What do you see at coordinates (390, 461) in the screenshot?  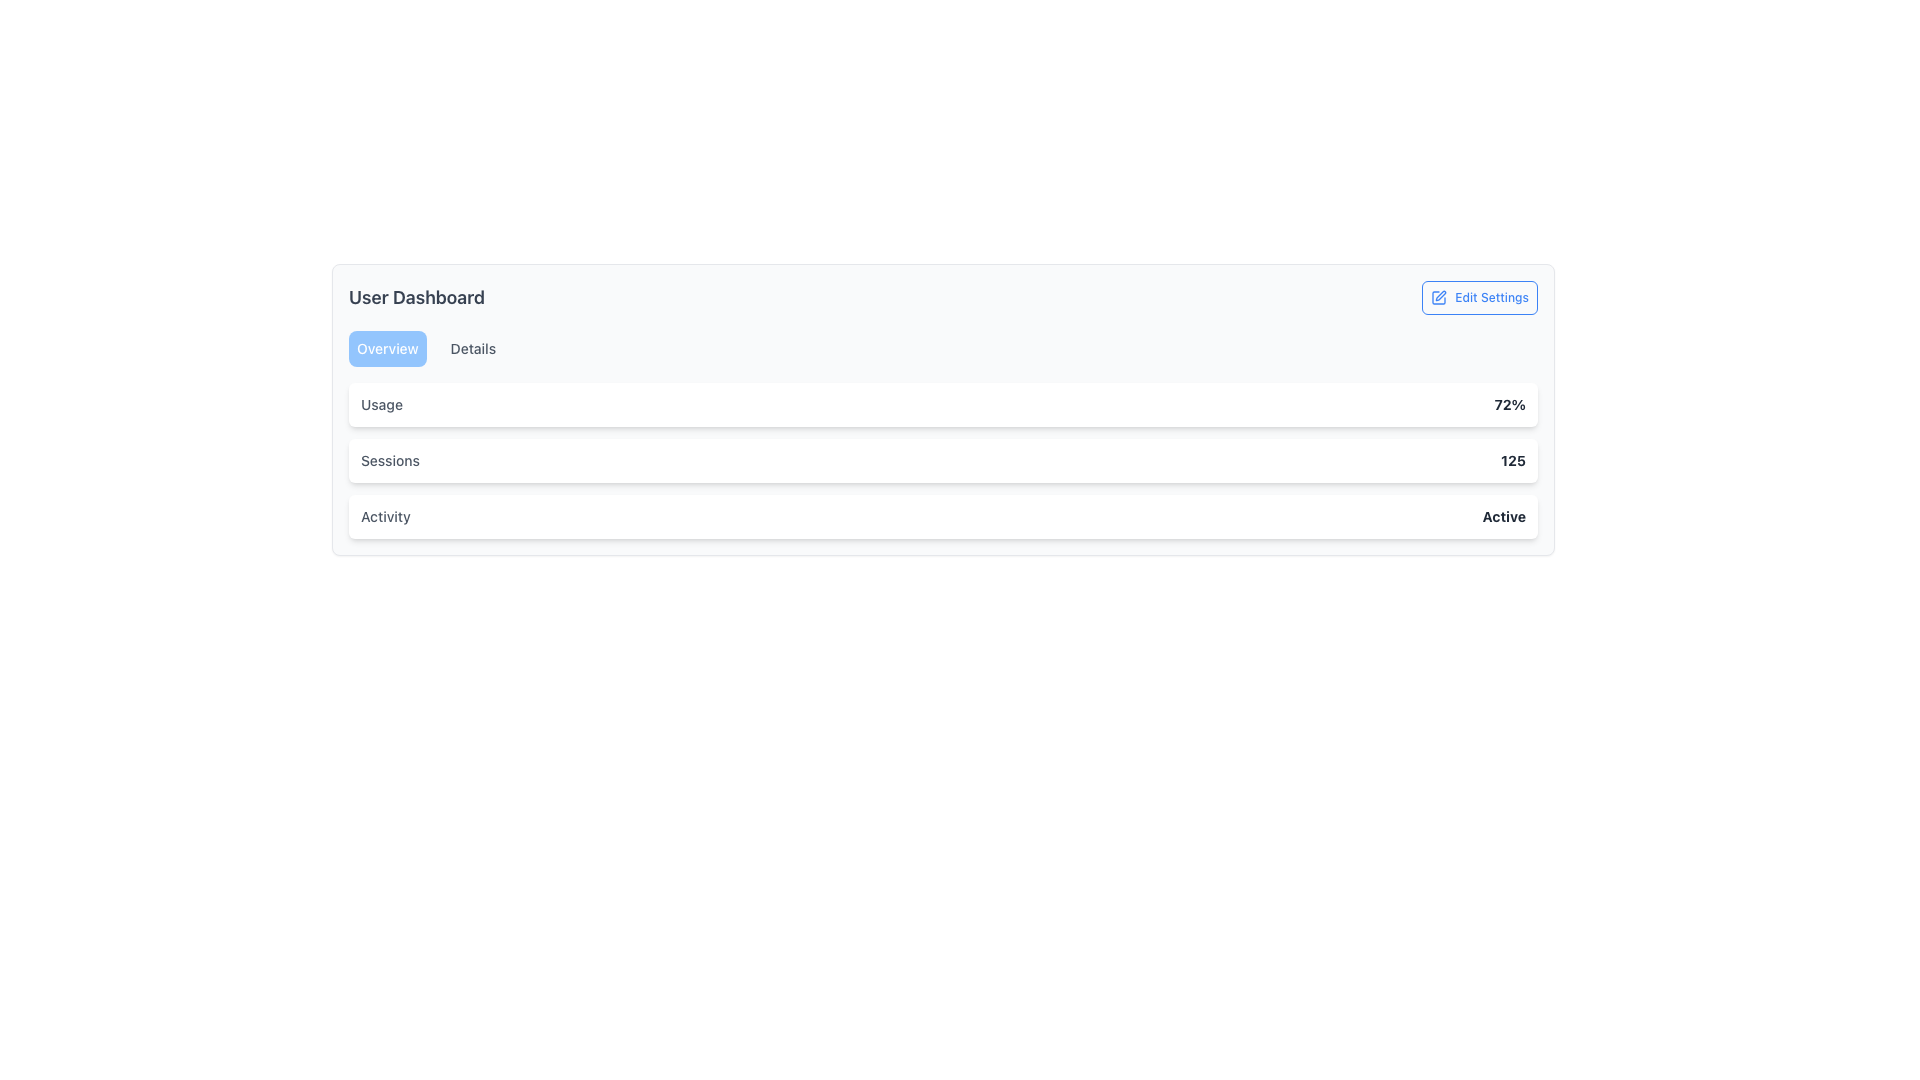 I see `the Static Text Label displaying 'Sessions', which is styled in gray with a smaller font size and medium weight, located to the left of a bold numerical value` at bounding box center [390, 461].